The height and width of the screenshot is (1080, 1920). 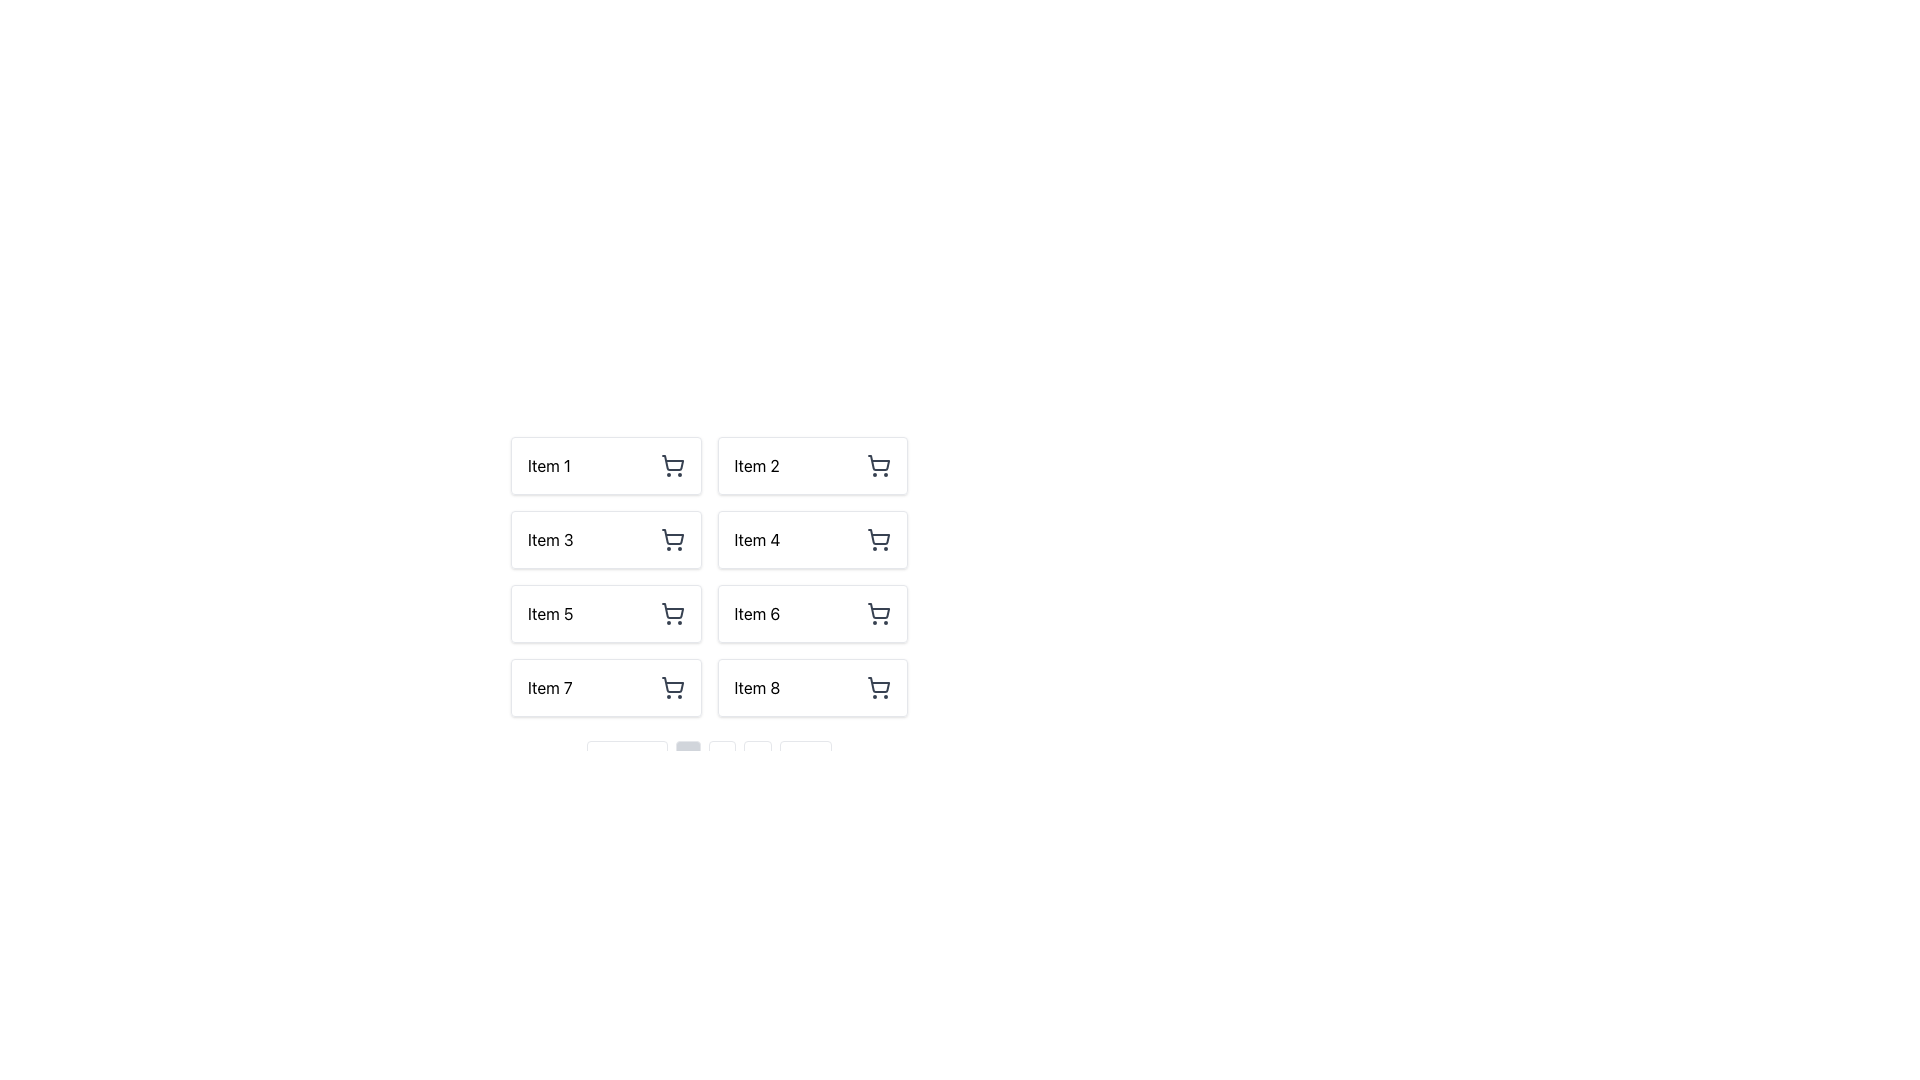 What do you see at coordinates (878, 466) in the screenshot?
I see `the shopping cart icon, which features a modern minimalist design in gray, located next to the label 'Item 2'` at bounding box center [878, 466].